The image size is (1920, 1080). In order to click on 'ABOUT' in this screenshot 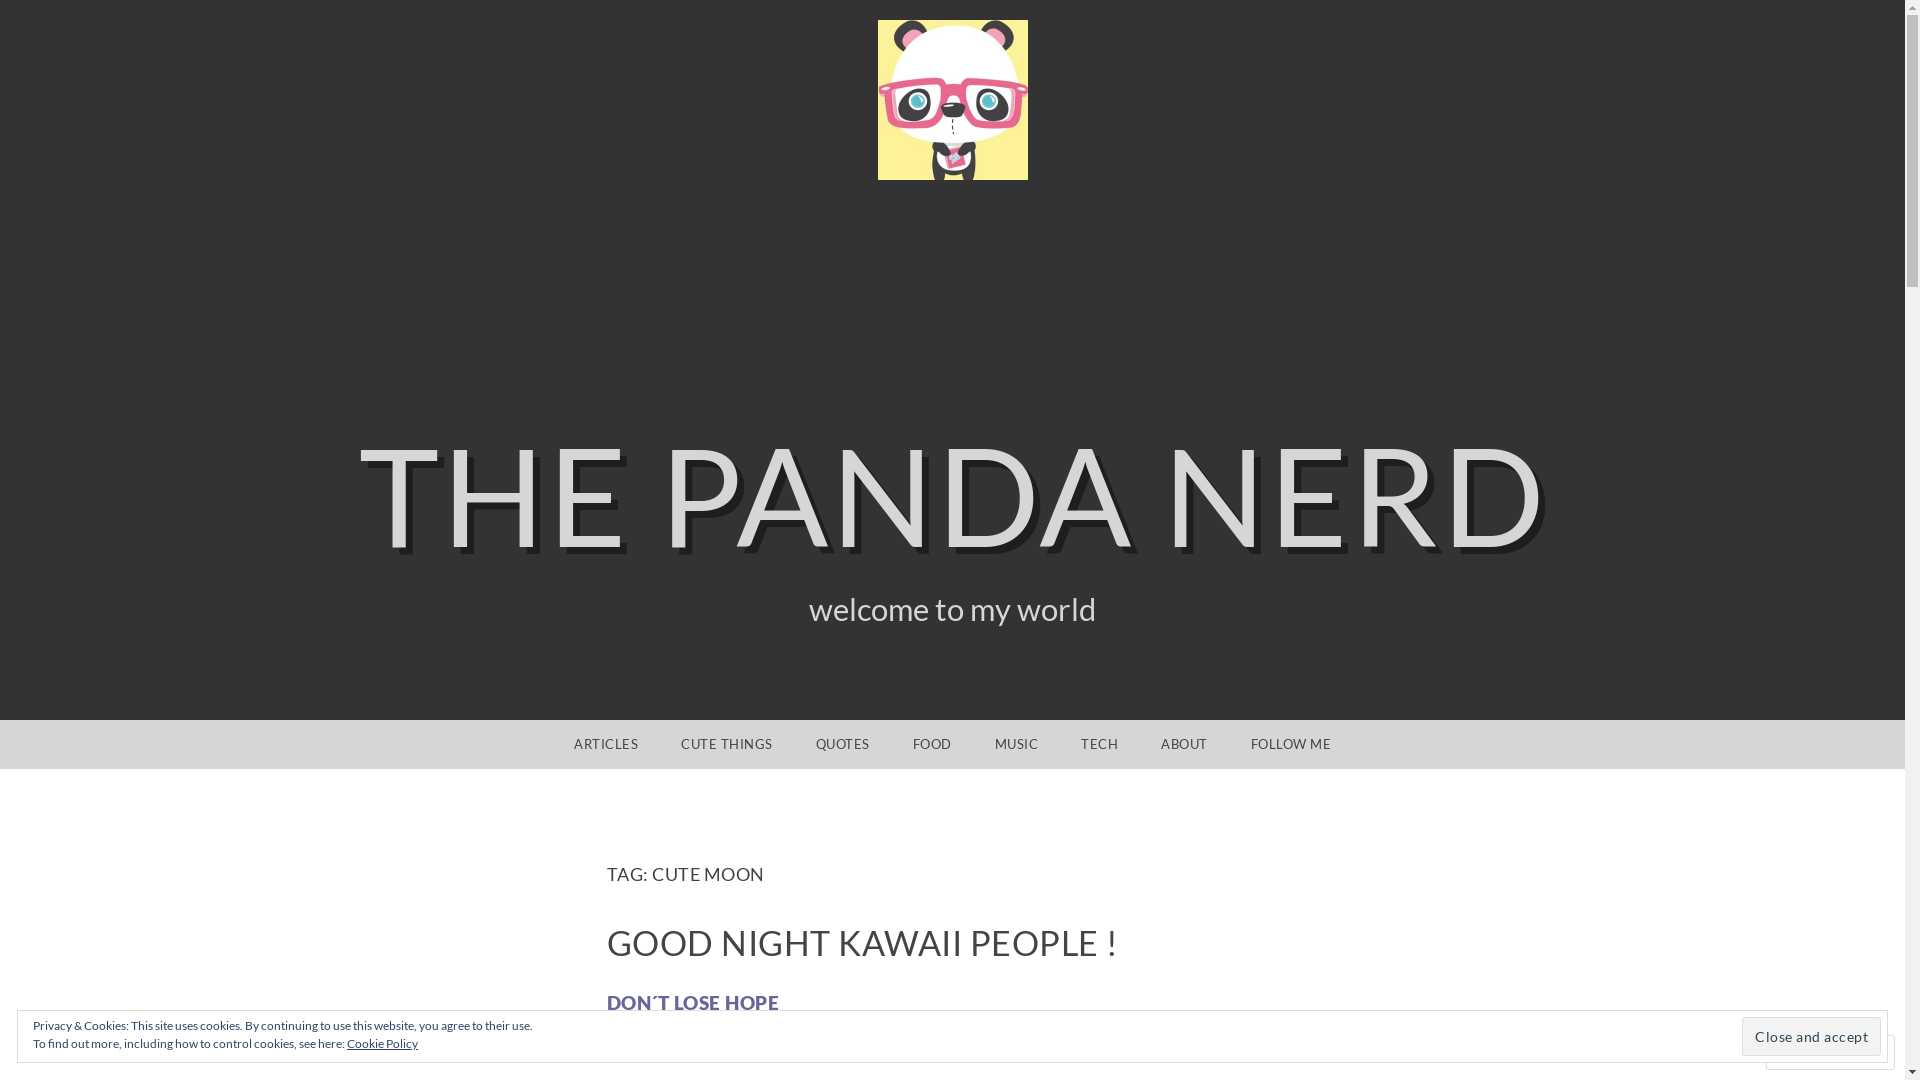, I will do `click(1141, 744)`.